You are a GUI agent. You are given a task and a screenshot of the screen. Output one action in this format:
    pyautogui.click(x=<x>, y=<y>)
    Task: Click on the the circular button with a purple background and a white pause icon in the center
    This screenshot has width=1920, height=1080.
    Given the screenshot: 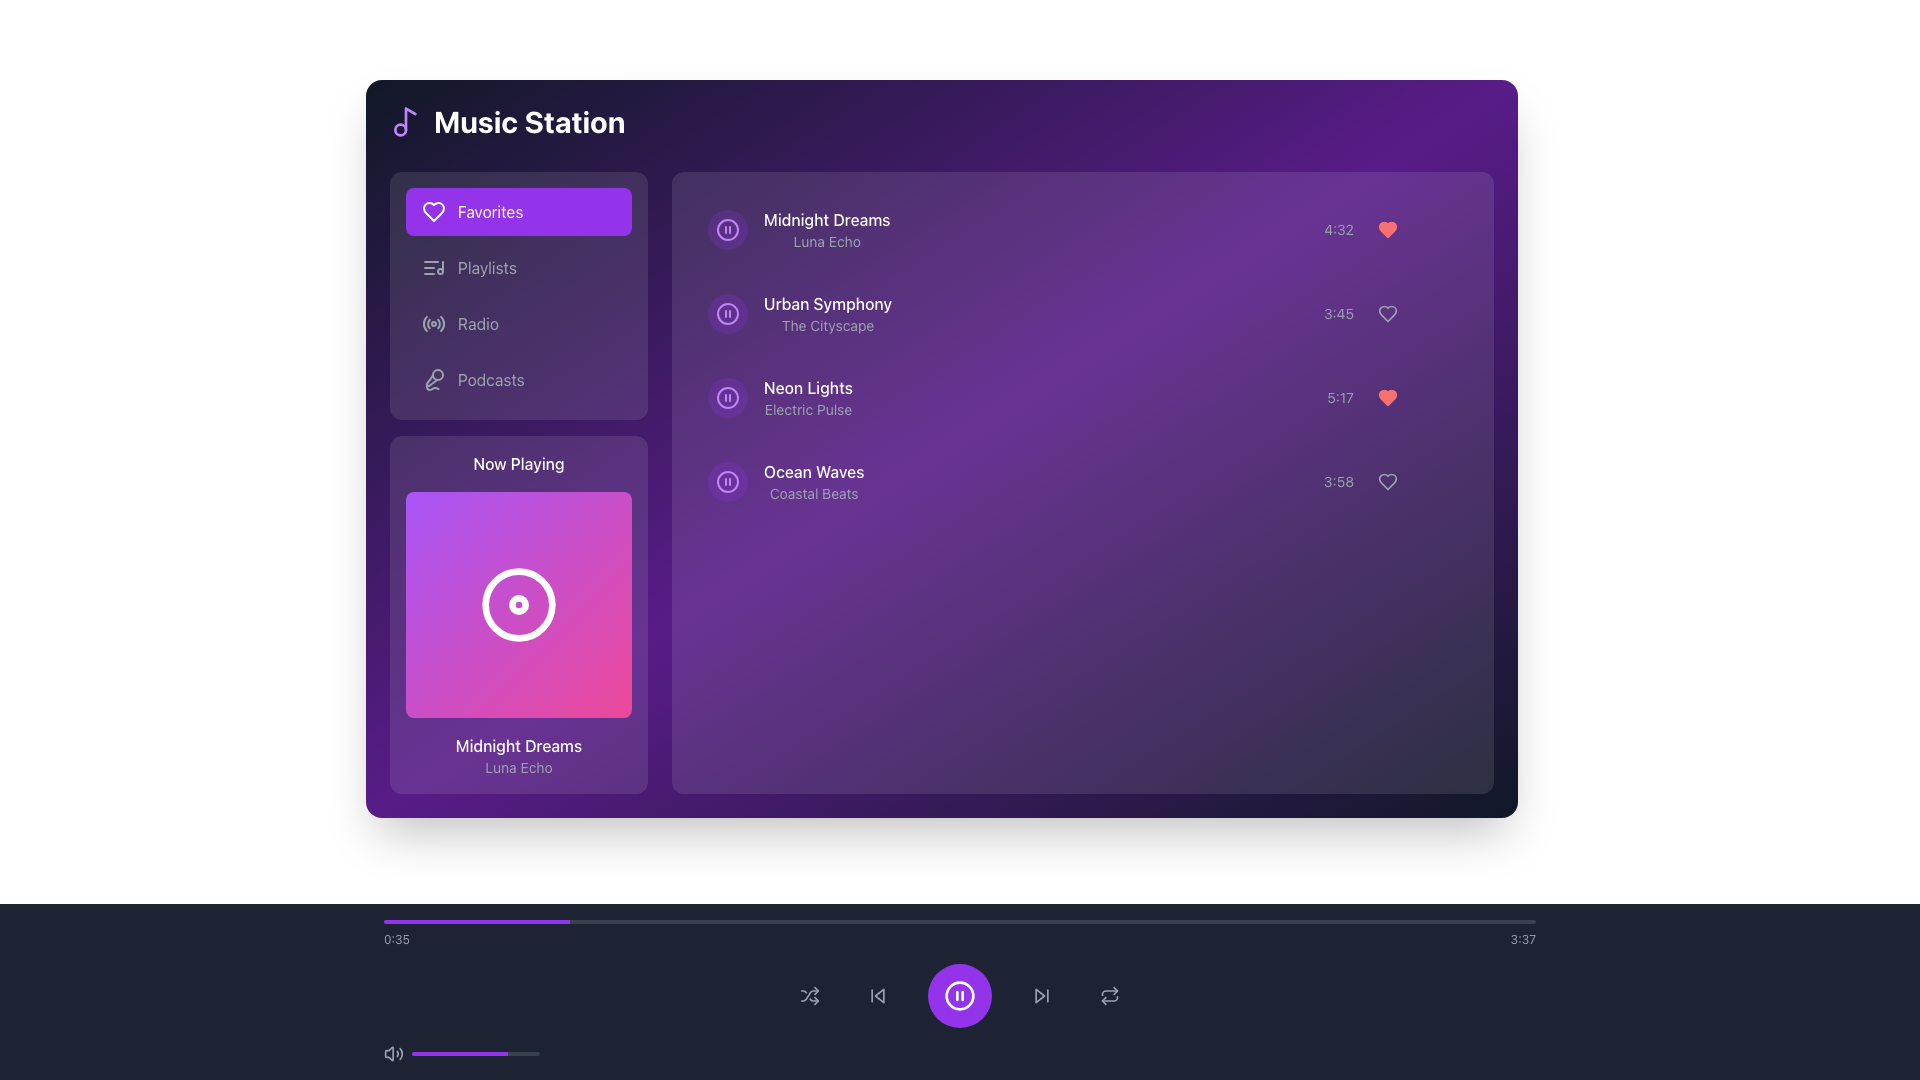 What is the action you would take?
    pyautogui.click(x=960, y=995)
    